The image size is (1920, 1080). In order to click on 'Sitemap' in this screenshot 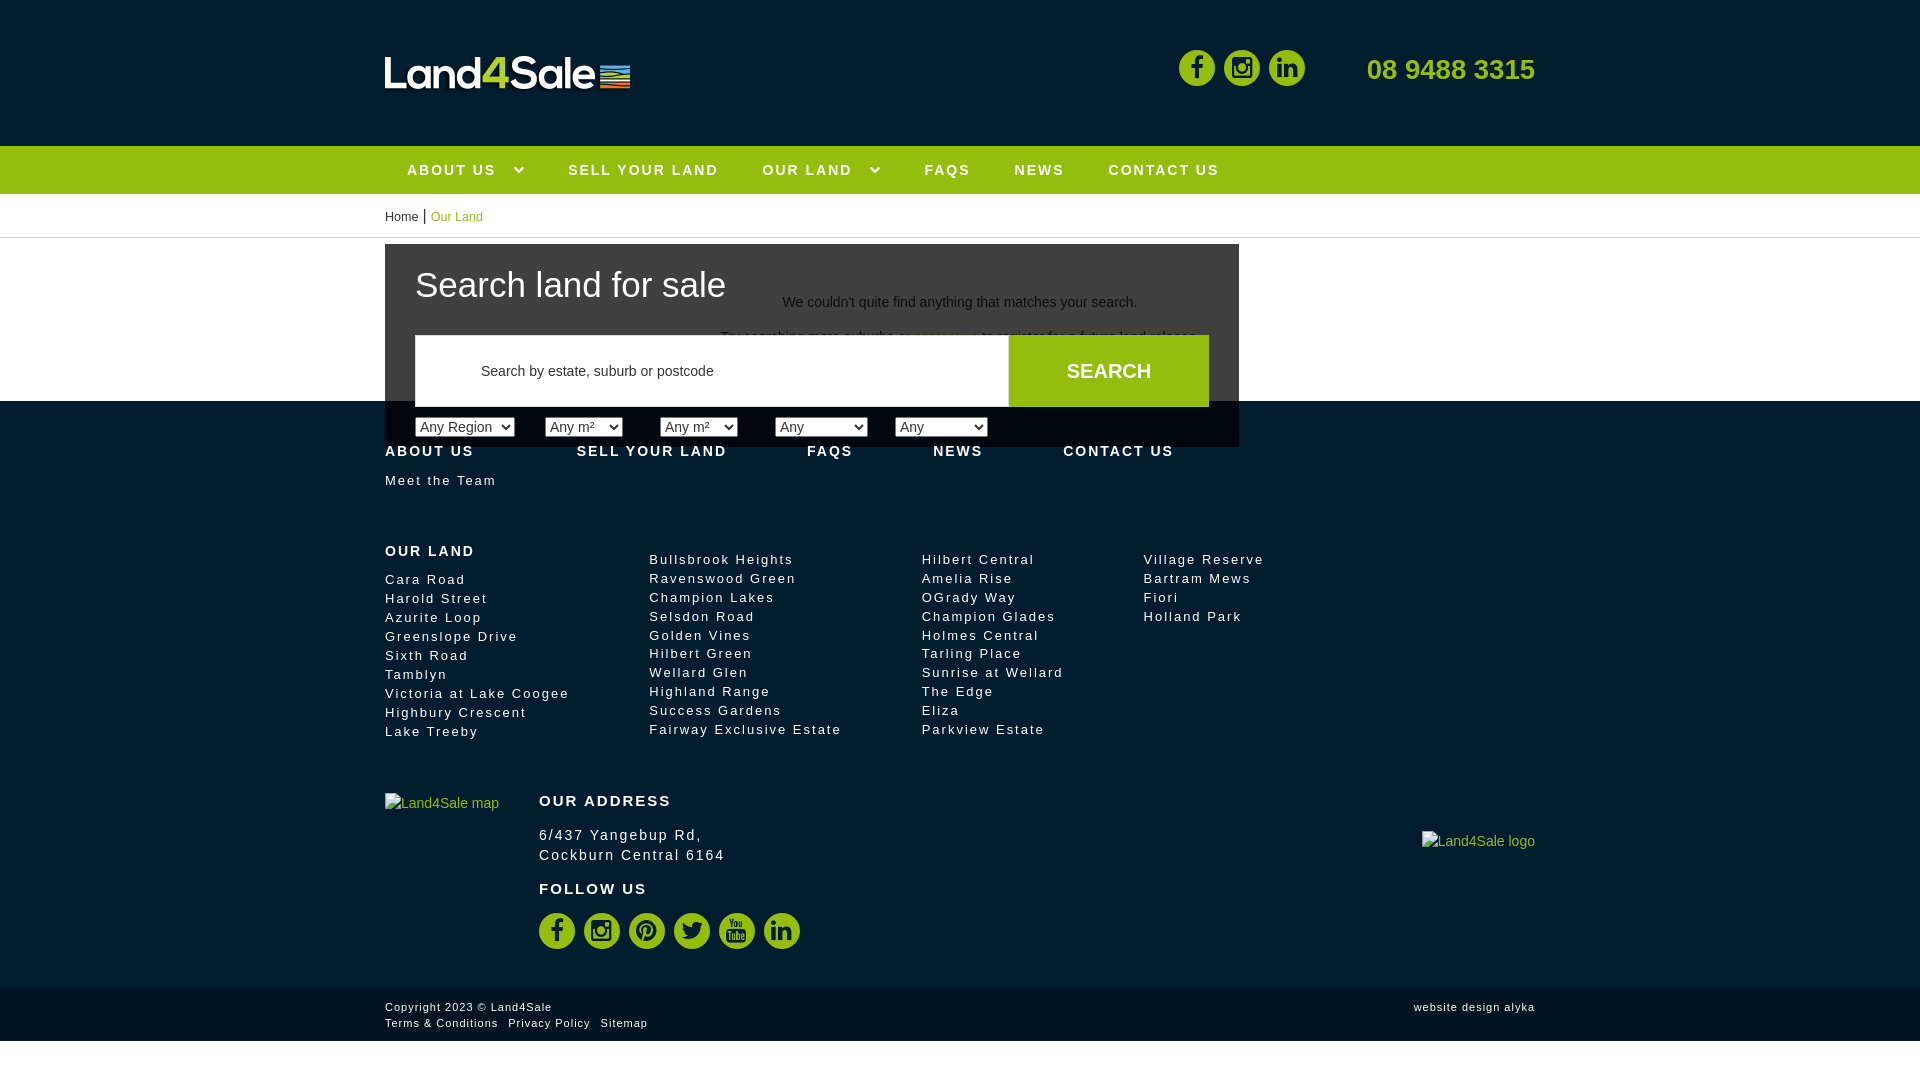, I will do `click(623, 1022)`.